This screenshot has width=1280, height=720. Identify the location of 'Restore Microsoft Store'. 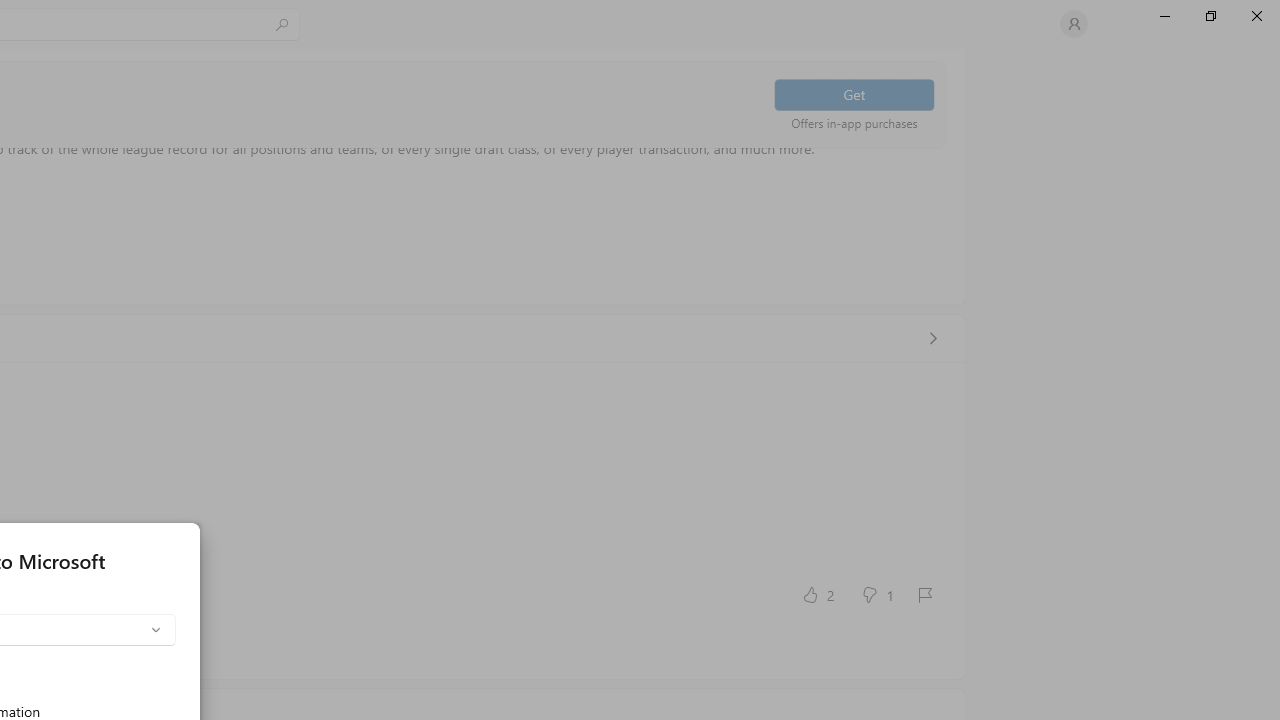
(1209, 15).